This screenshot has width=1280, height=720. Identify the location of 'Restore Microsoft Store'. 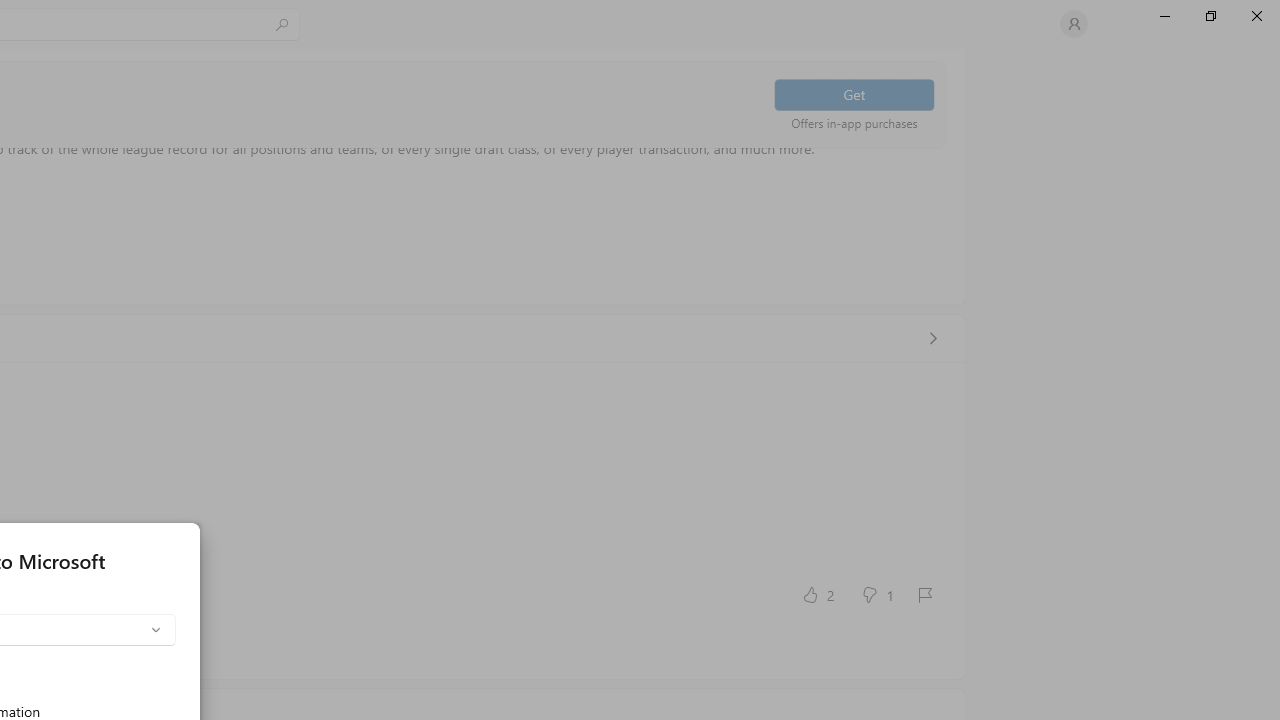
(1209, 15).